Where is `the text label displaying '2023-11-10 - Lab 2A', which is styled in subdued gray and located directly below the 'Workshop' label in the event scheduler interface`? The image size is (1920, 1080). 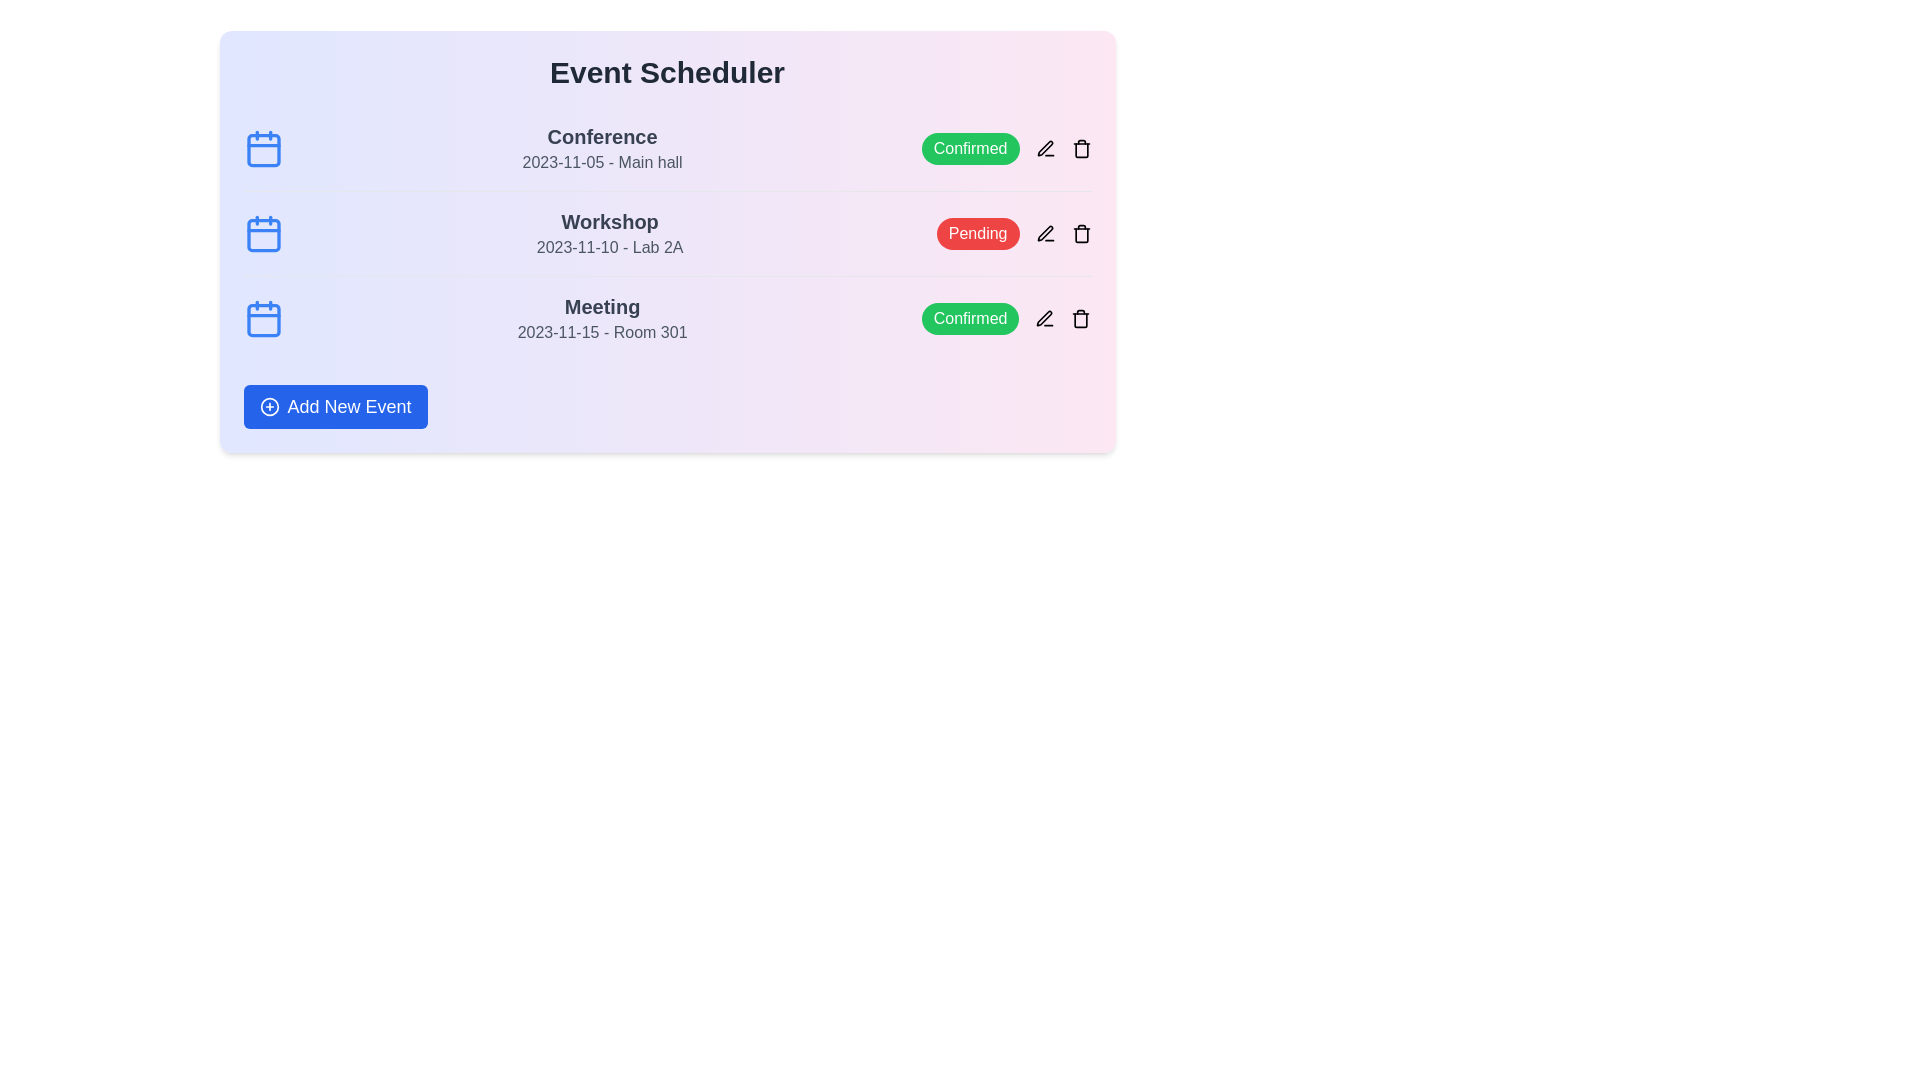 the text label displaying '2023-11-10 - Lab 2A', which is styled in subdued gray and located directly below the 'Workshop' label in the event scheduler interface is located at coordinates (609, 246).